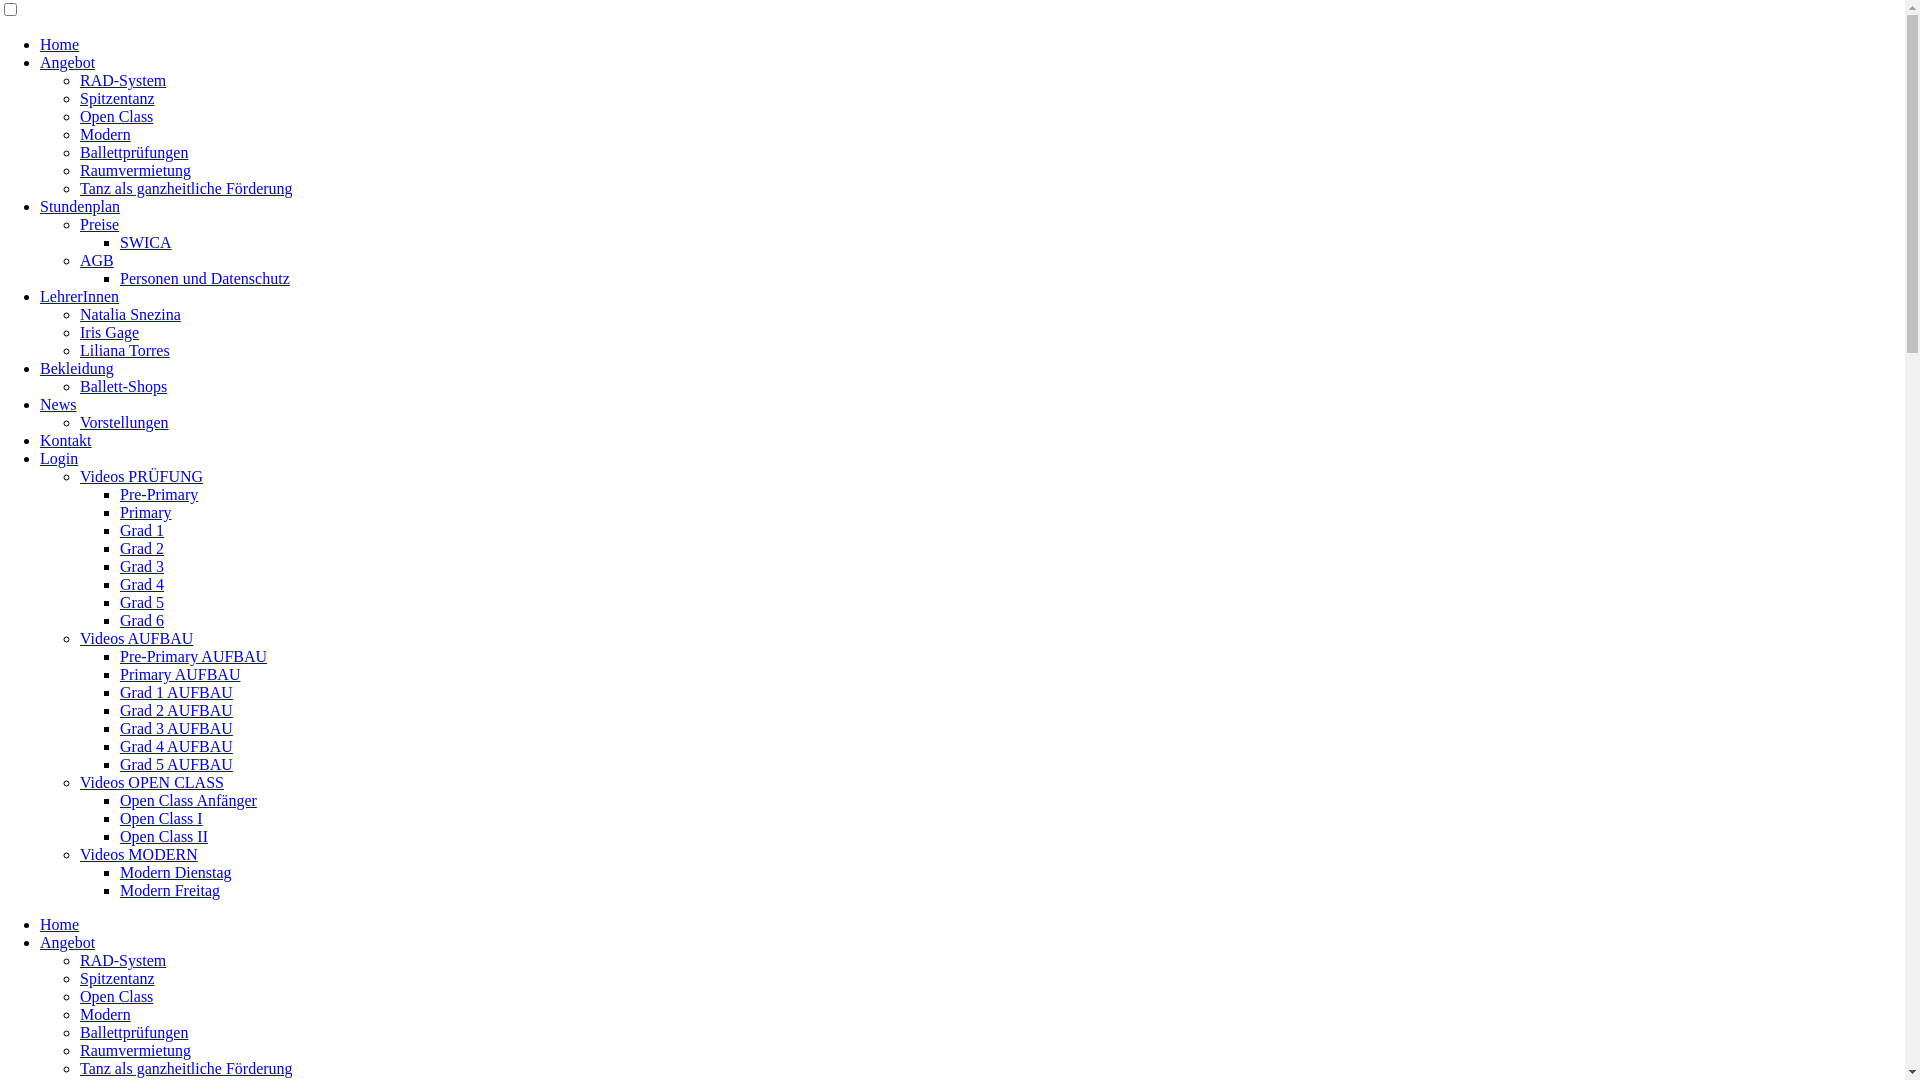 This screenshot has width=1920, height=1080. Describe the element at coordinates (141, 566) in the screenshot. I see `'Grad 3'` at that location.